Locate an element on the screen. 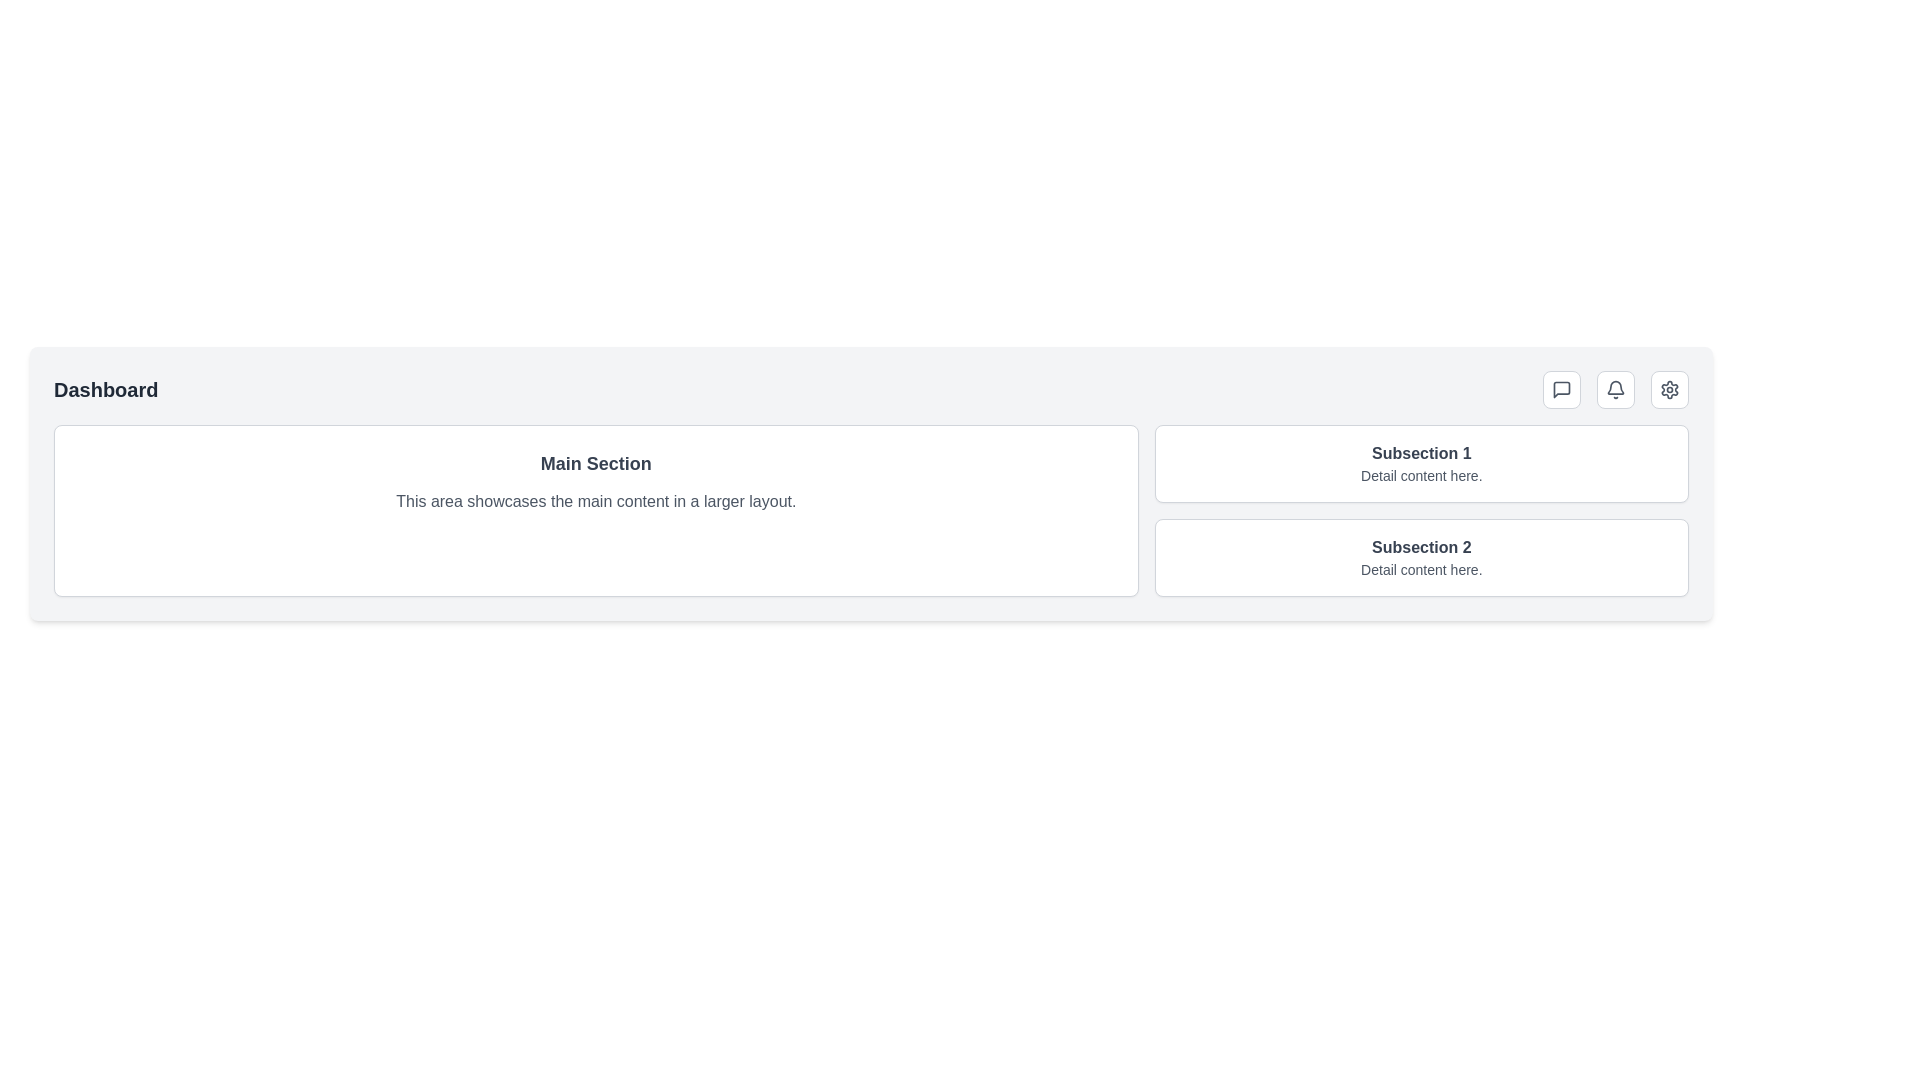  the gear-shaped icon associated with settings, located to the right side of the dashboard header is located at coordinates (1670, 389).